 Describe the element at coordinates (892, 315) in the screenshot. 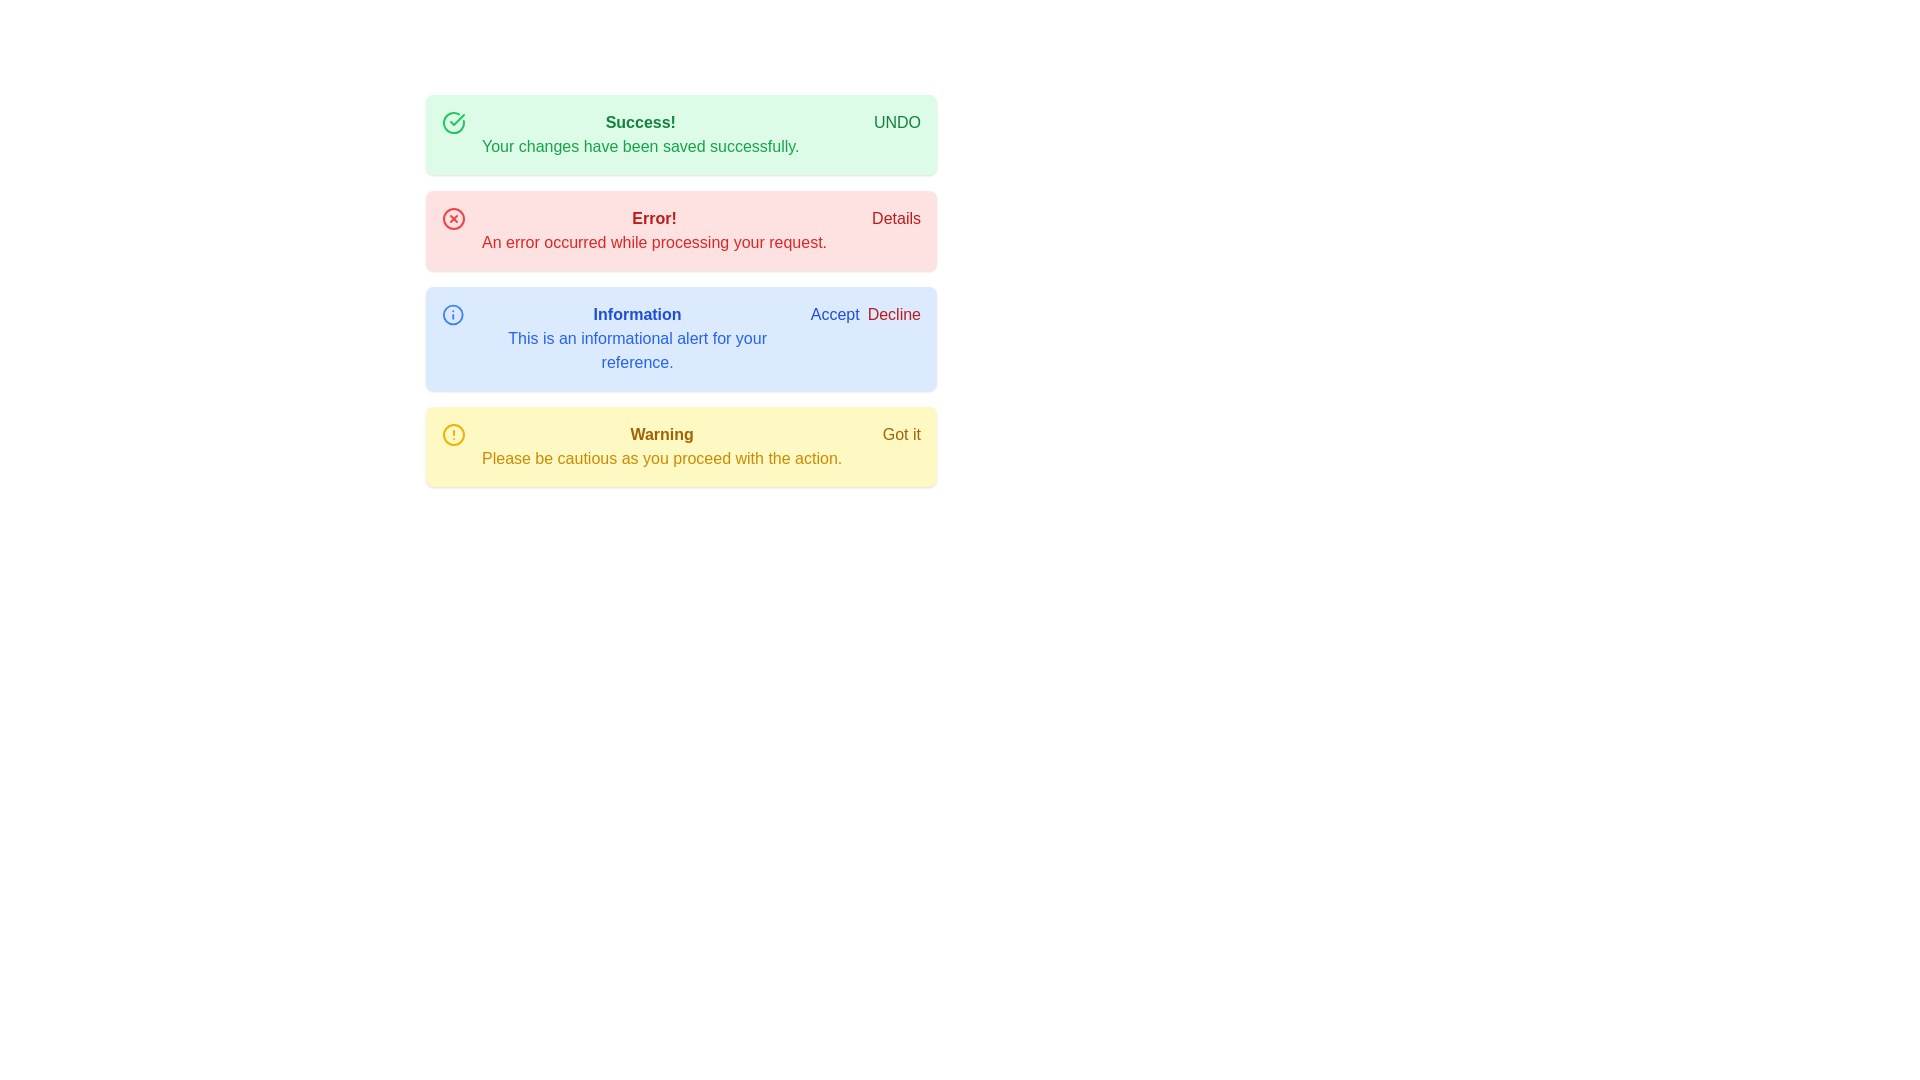

I see `the 'Decline' button, which is a red text link positioned on the right side of the 'Accept' button` at that location.